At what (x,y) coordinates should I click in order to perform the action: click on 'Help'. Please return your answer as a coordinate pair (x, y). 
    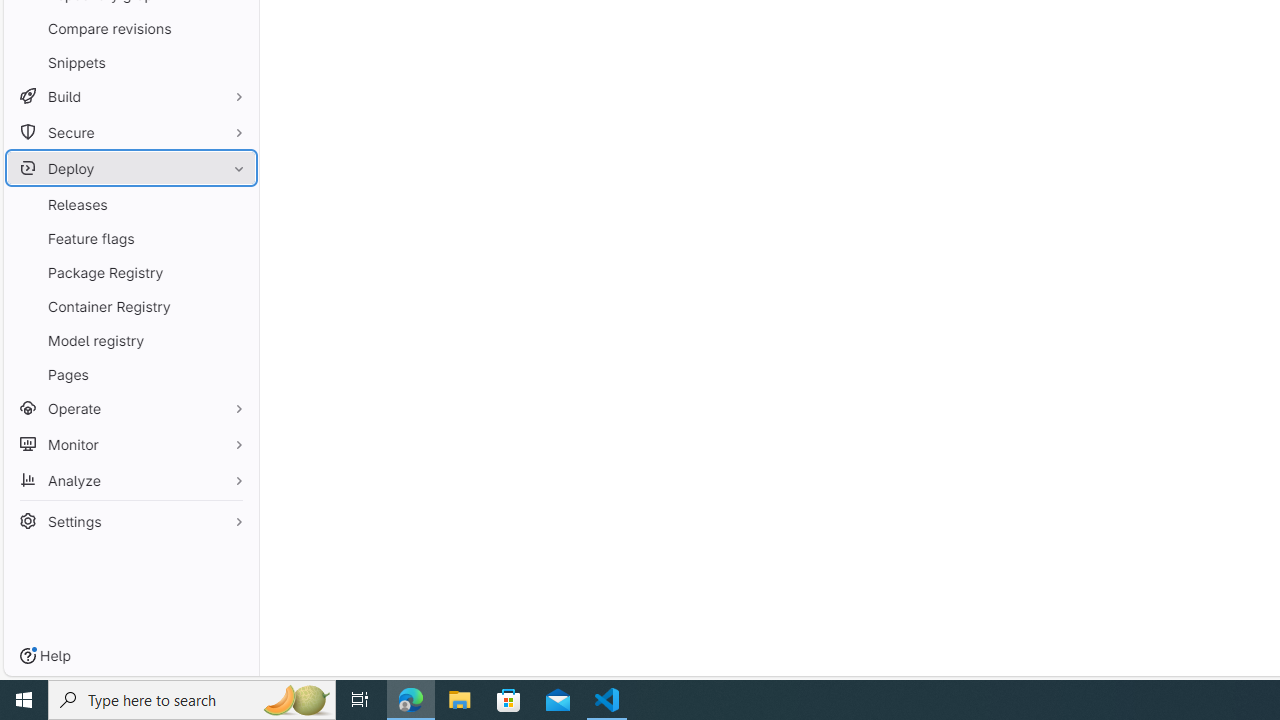
    Looking at the image, I should click on (45, 655).